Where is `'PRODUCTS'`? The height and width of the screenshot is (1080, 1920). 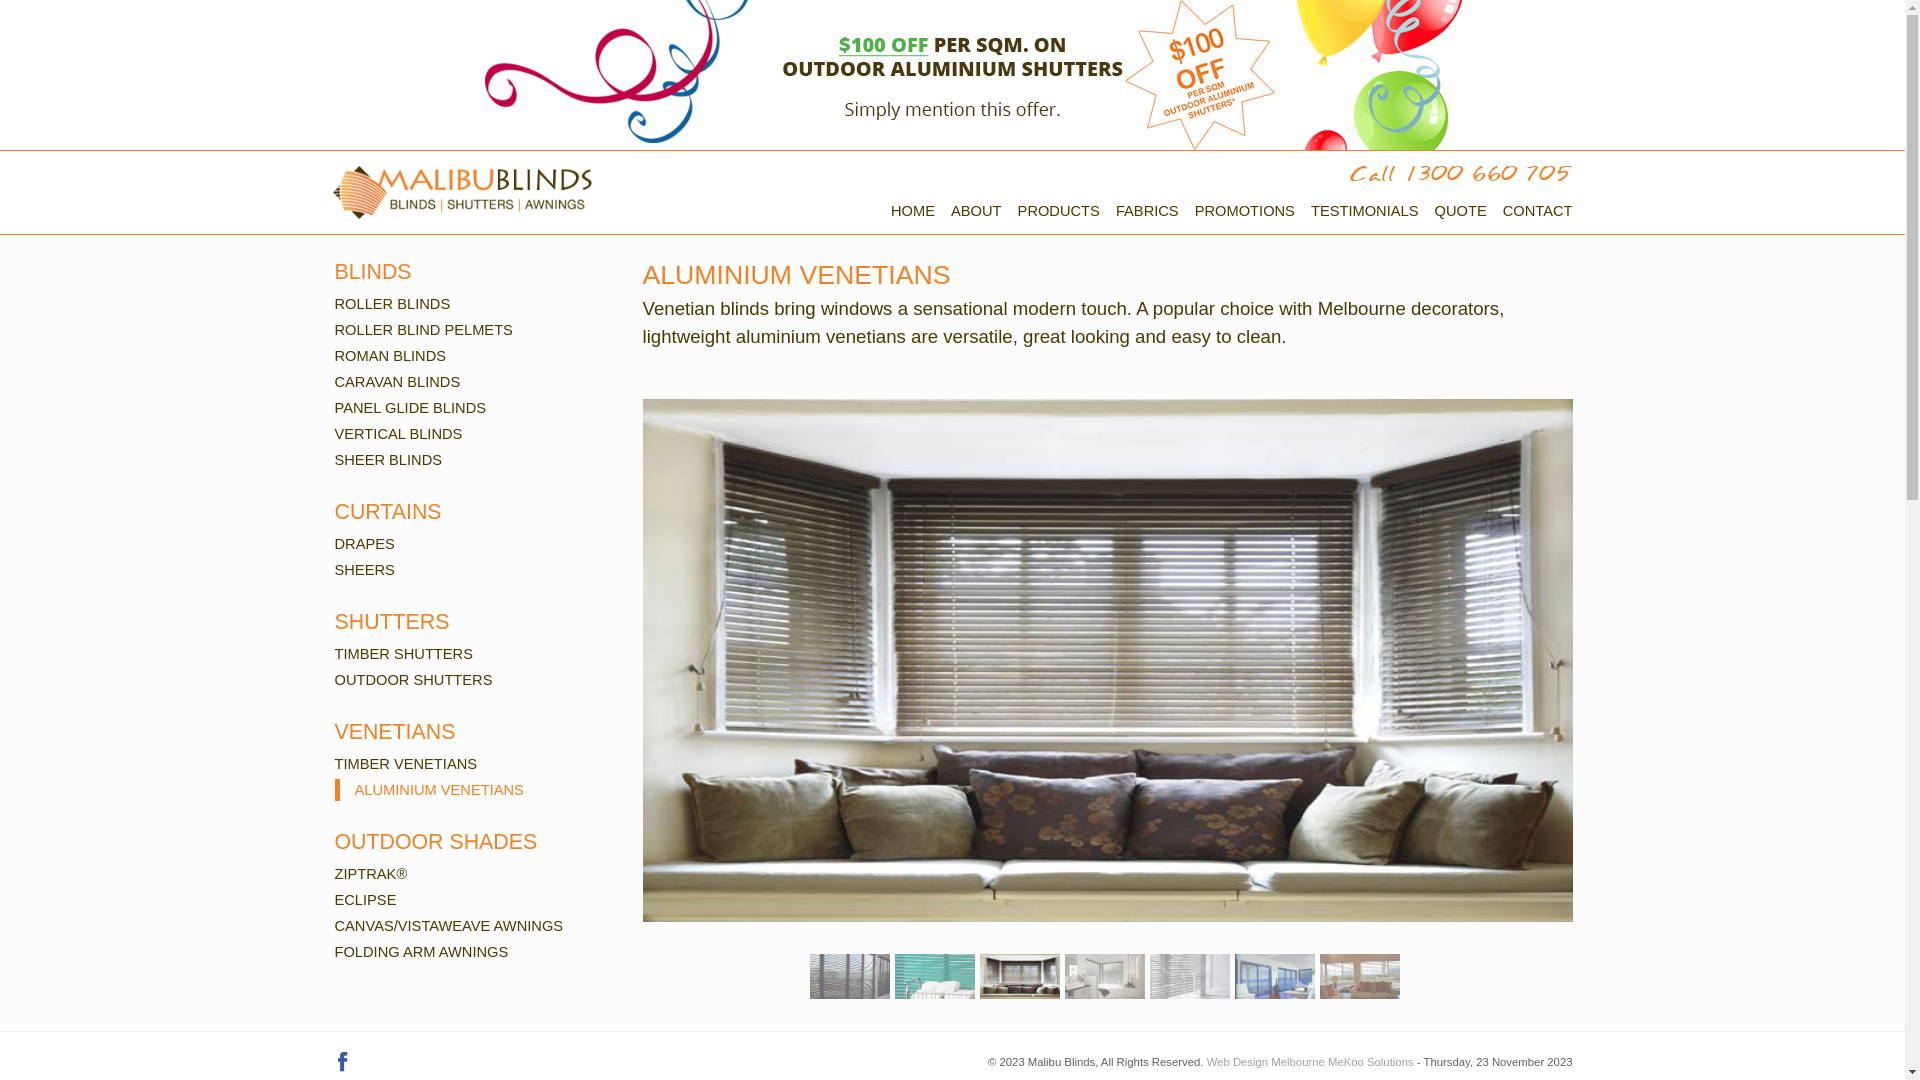
'PRODUCTS' is located at coordinates (1058, 211).